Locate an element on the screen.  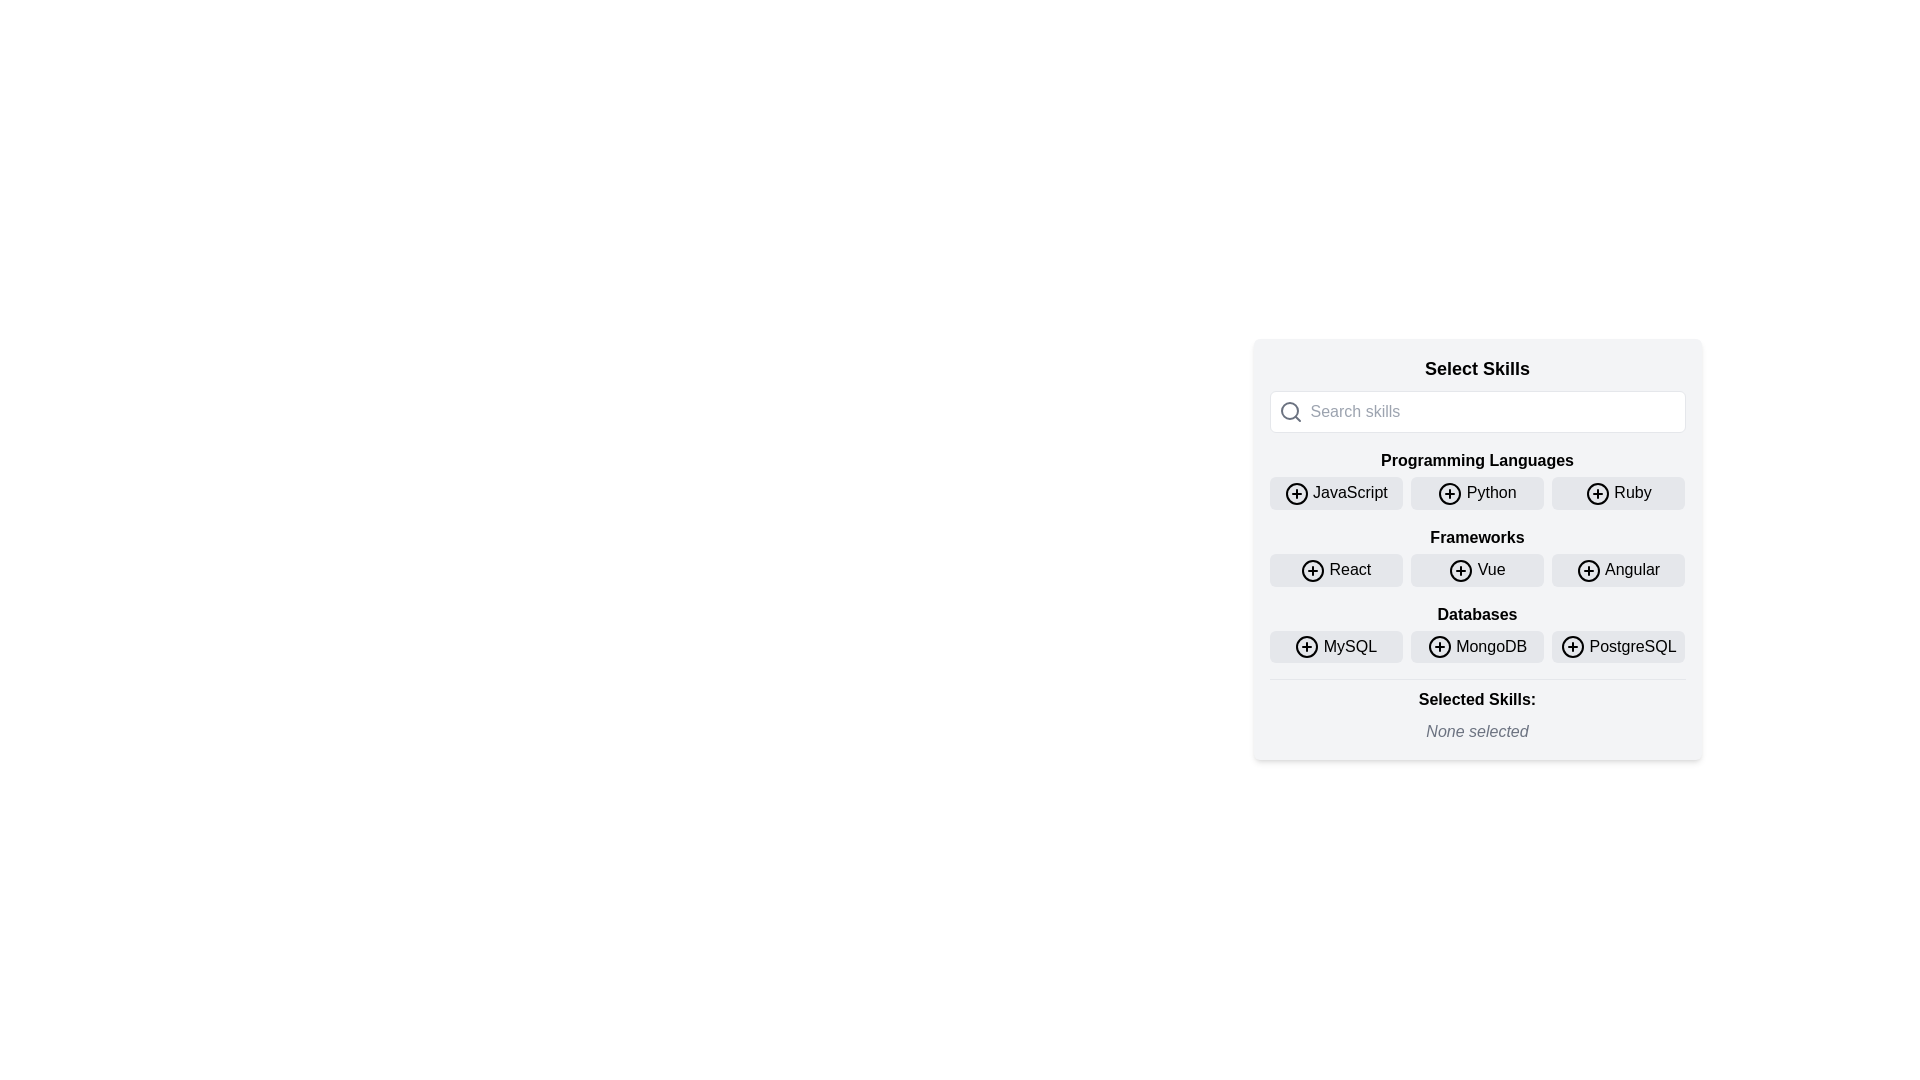
the button used to select or interact with the 'Ruby' option, which is the third button in the 'Programming Languages' category grid layout is located at coordinates (1618, 493).